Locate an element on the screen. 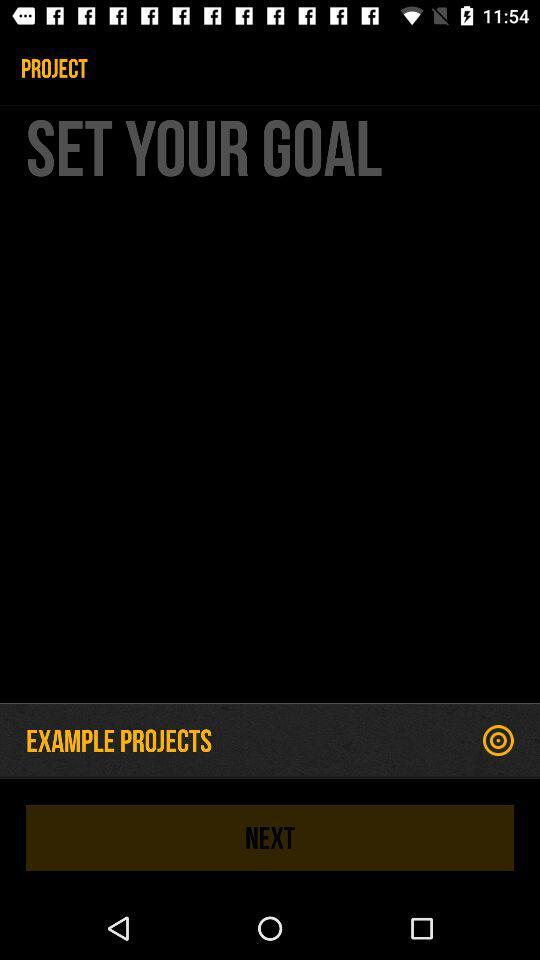 The height and width of the screenshot is (960, 540). the icon below the example projects is located at coordinates (270, 837).